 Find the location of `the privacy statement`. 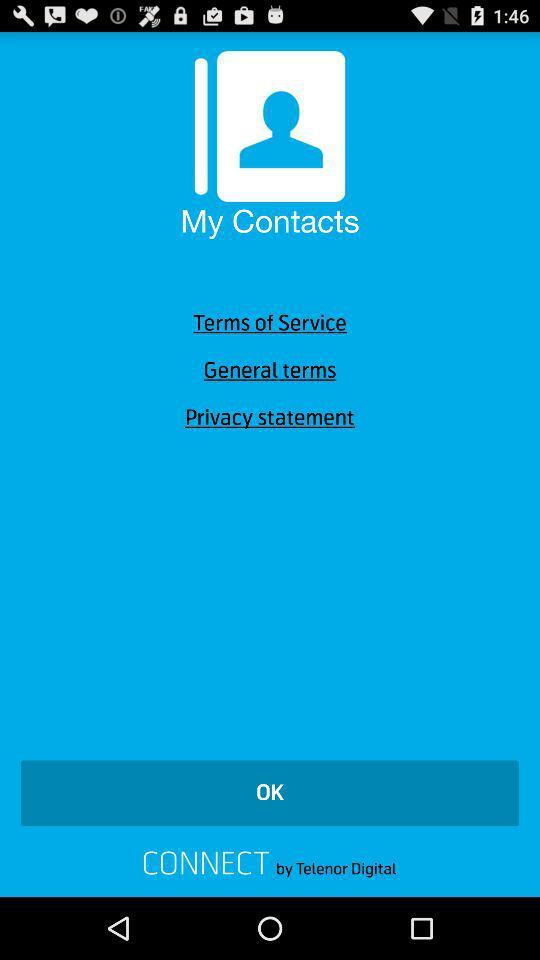

the privacy statement is located at coordinates (270, 416).